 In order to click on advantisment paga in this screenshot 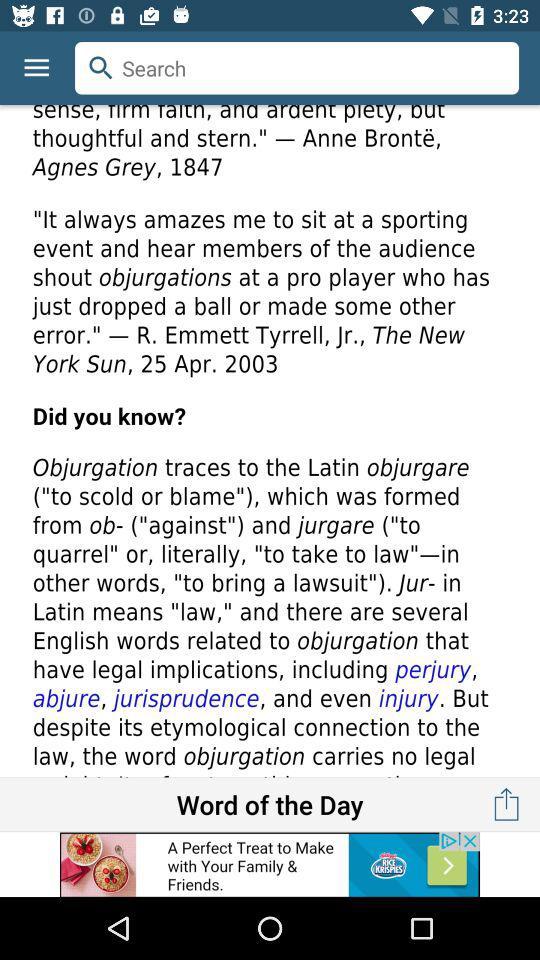, I will do `click(270, 863)`.